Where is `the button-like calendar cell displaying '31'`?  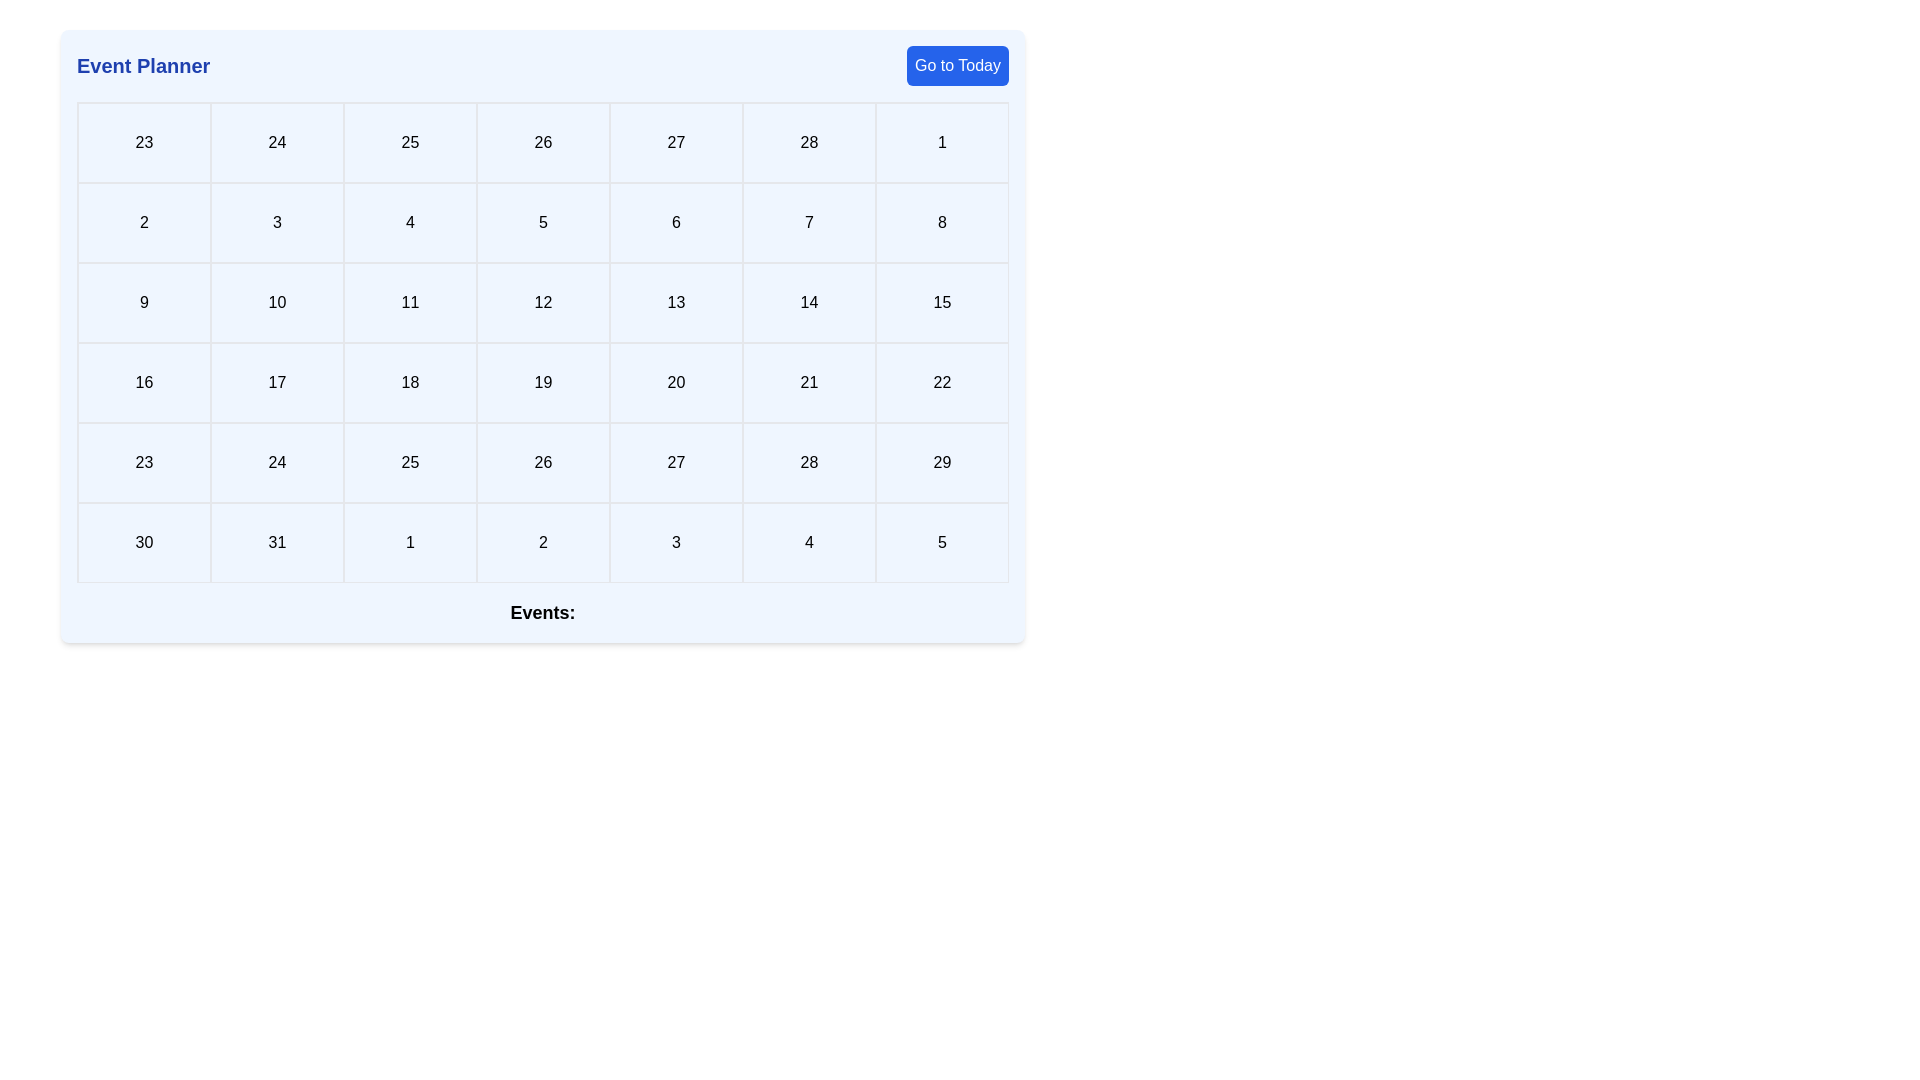 the button-like calendar cell displaying '31' is located at coordinates (276, 543).